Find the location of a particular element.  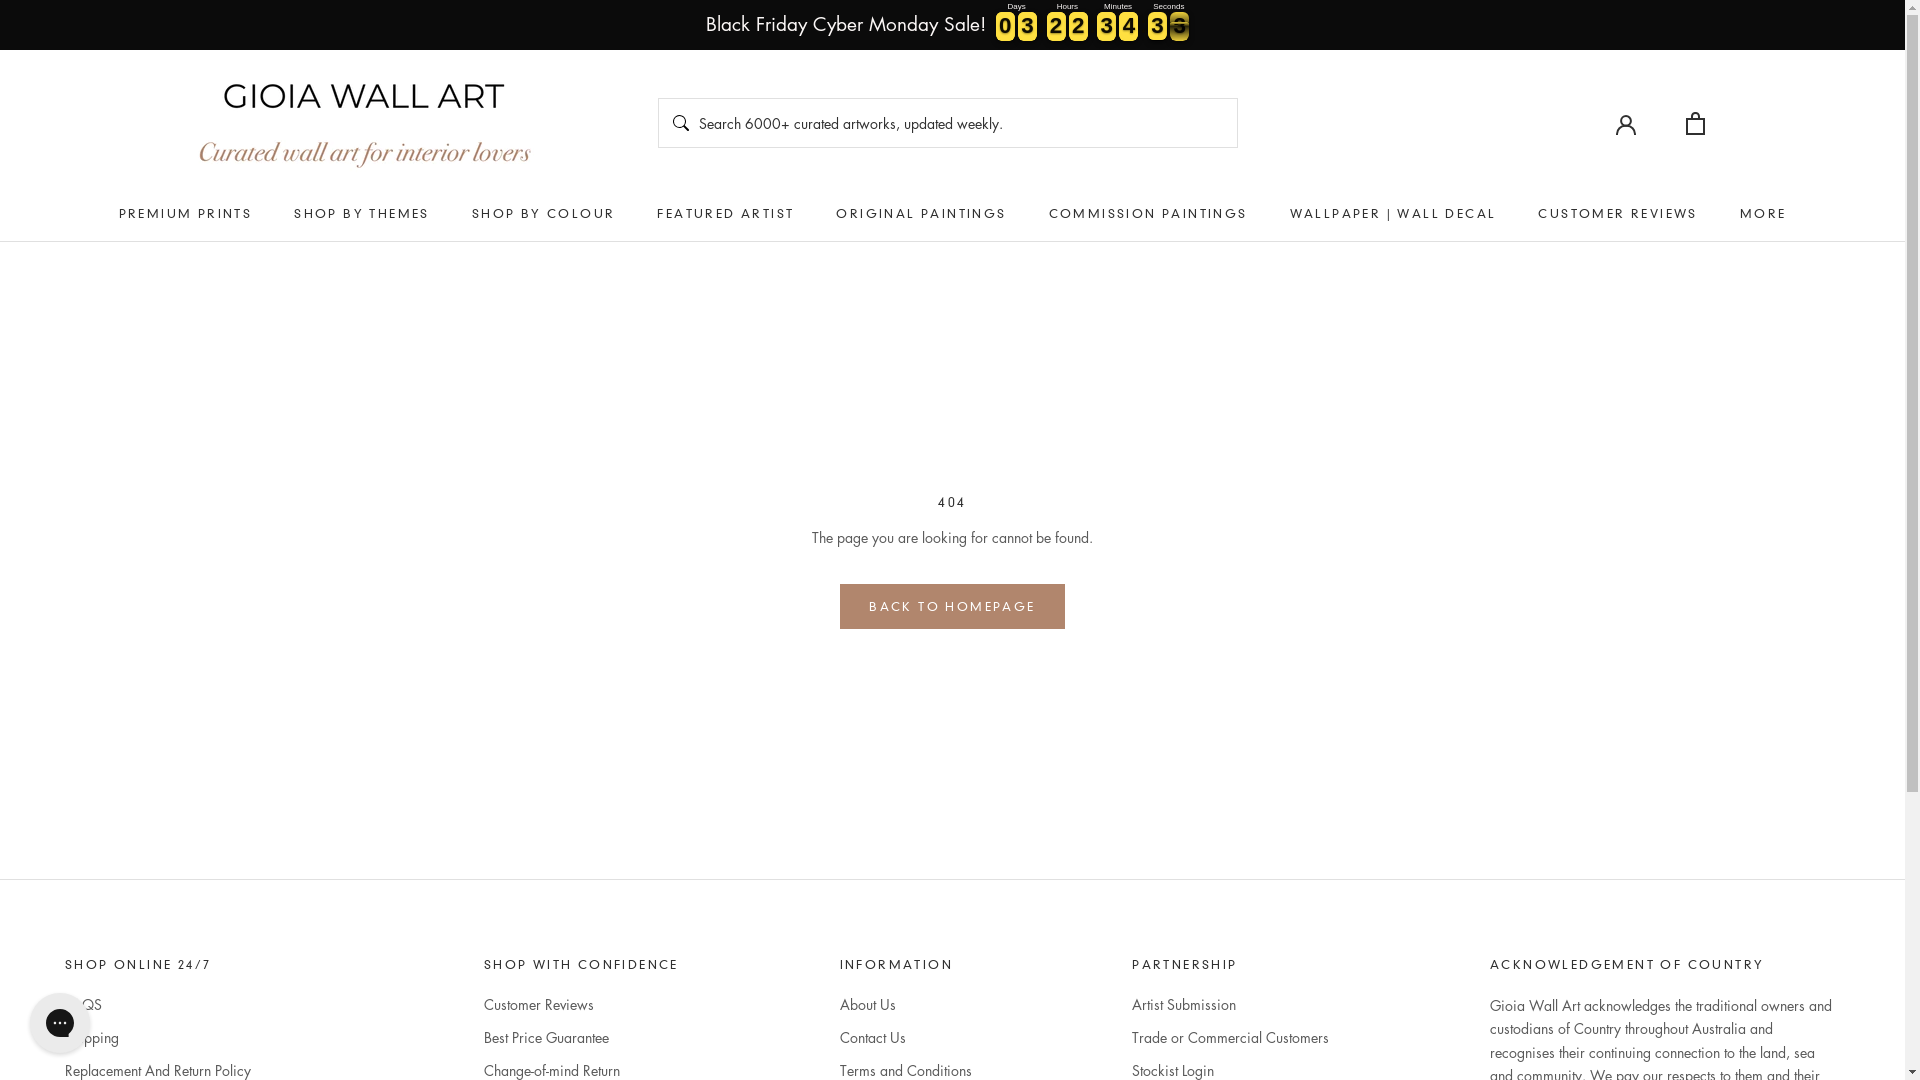

'SHOP BY COLOUR is located at coordinates (543, 213).